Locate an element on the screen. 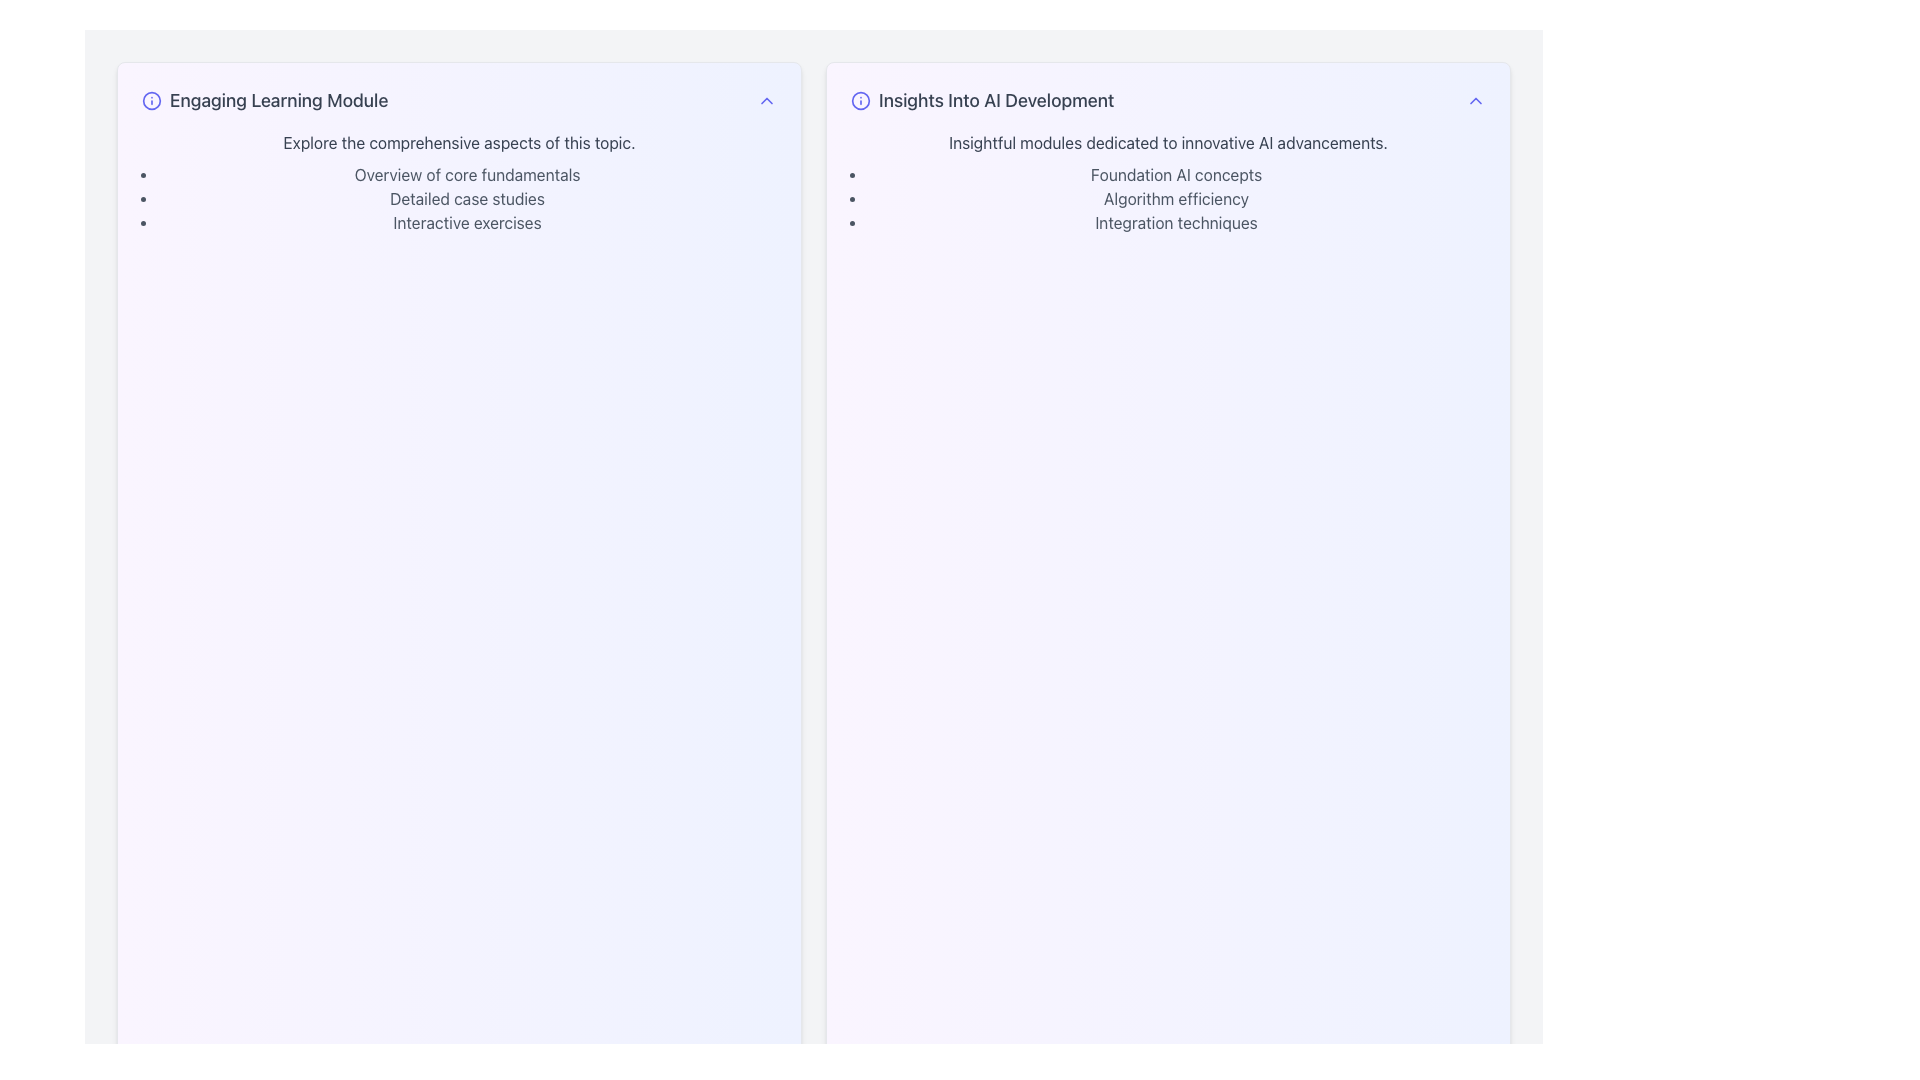 The width and height of the screenshot is (1920, 1080). text item that contains 'Foundation AI concepts', which is the first item in a bulleted list within the panel titled 'Insights Into AI Development' is located at coordinates (1176, 173).